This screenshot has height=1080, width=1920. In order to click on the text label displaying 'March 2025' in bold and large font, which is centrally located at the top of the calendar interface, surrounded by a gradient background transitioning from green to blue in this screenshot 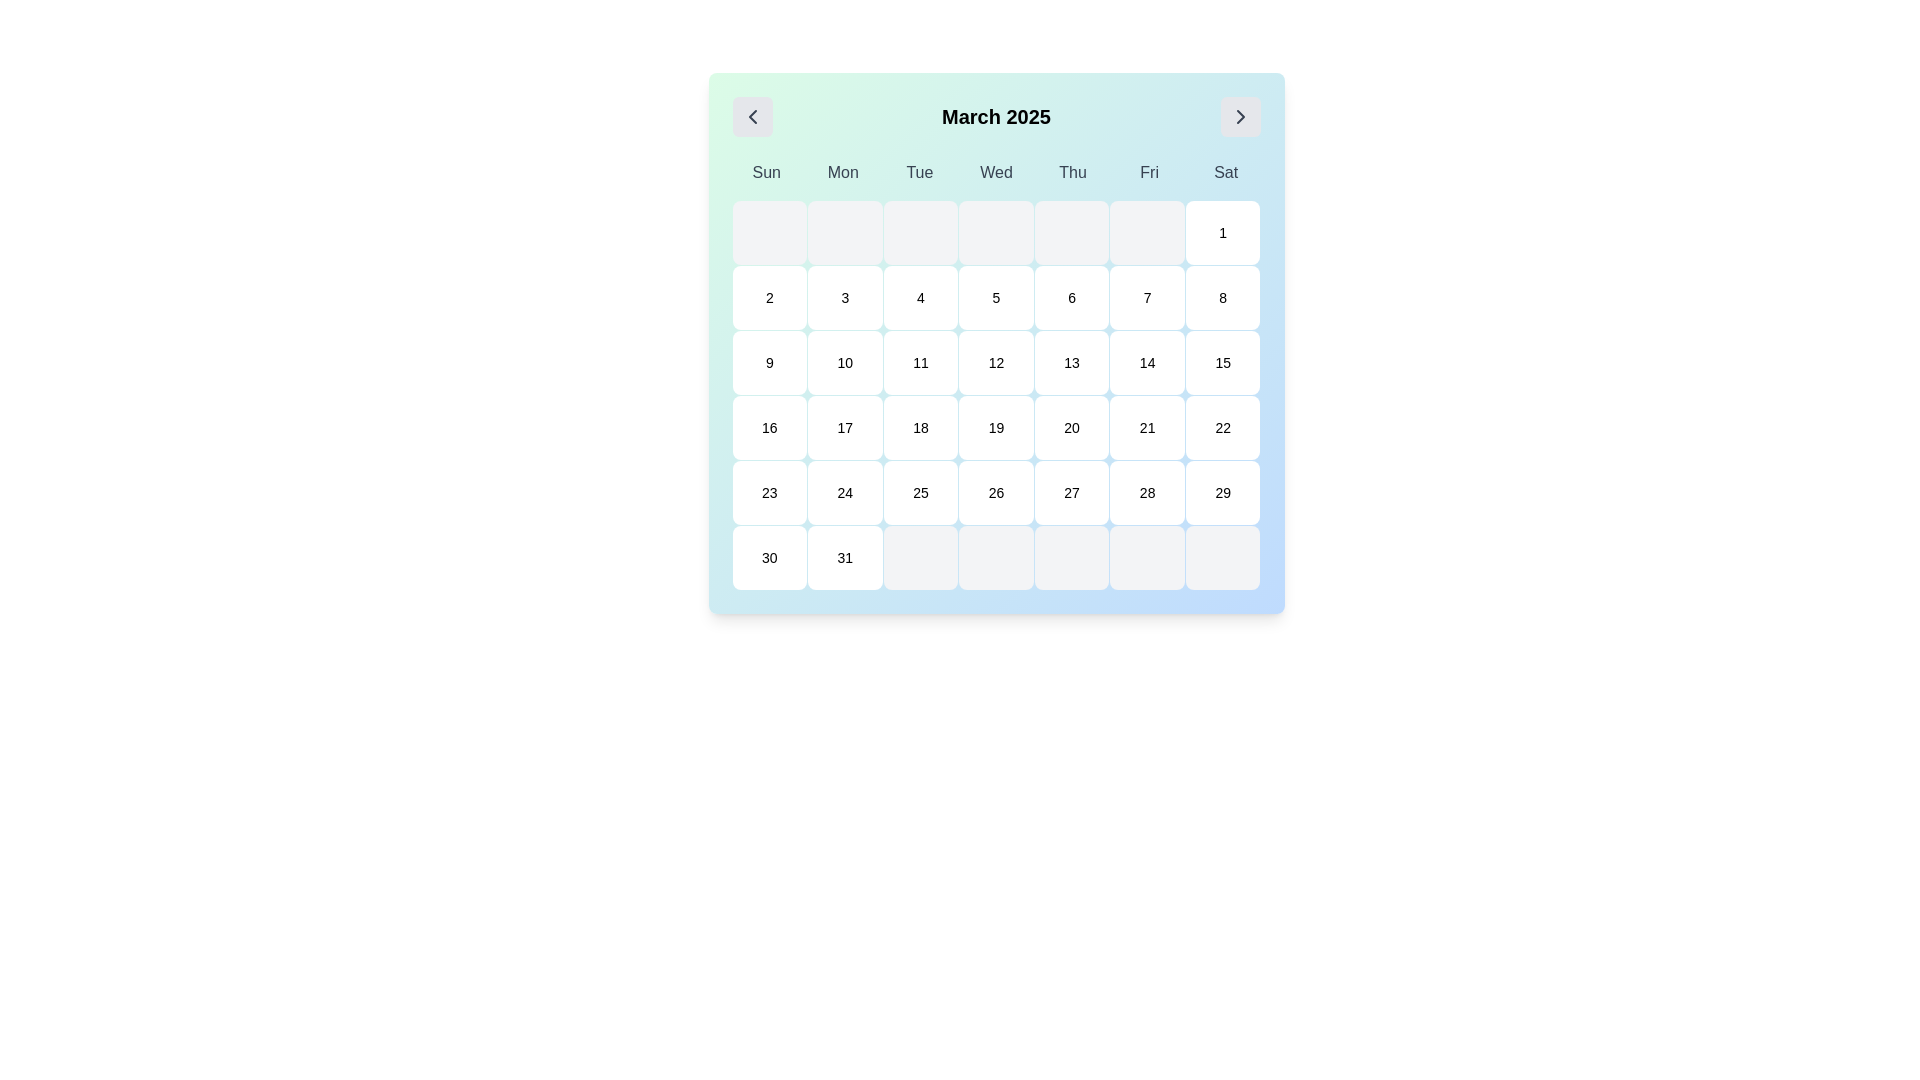, I will do `click(996, 116)`.